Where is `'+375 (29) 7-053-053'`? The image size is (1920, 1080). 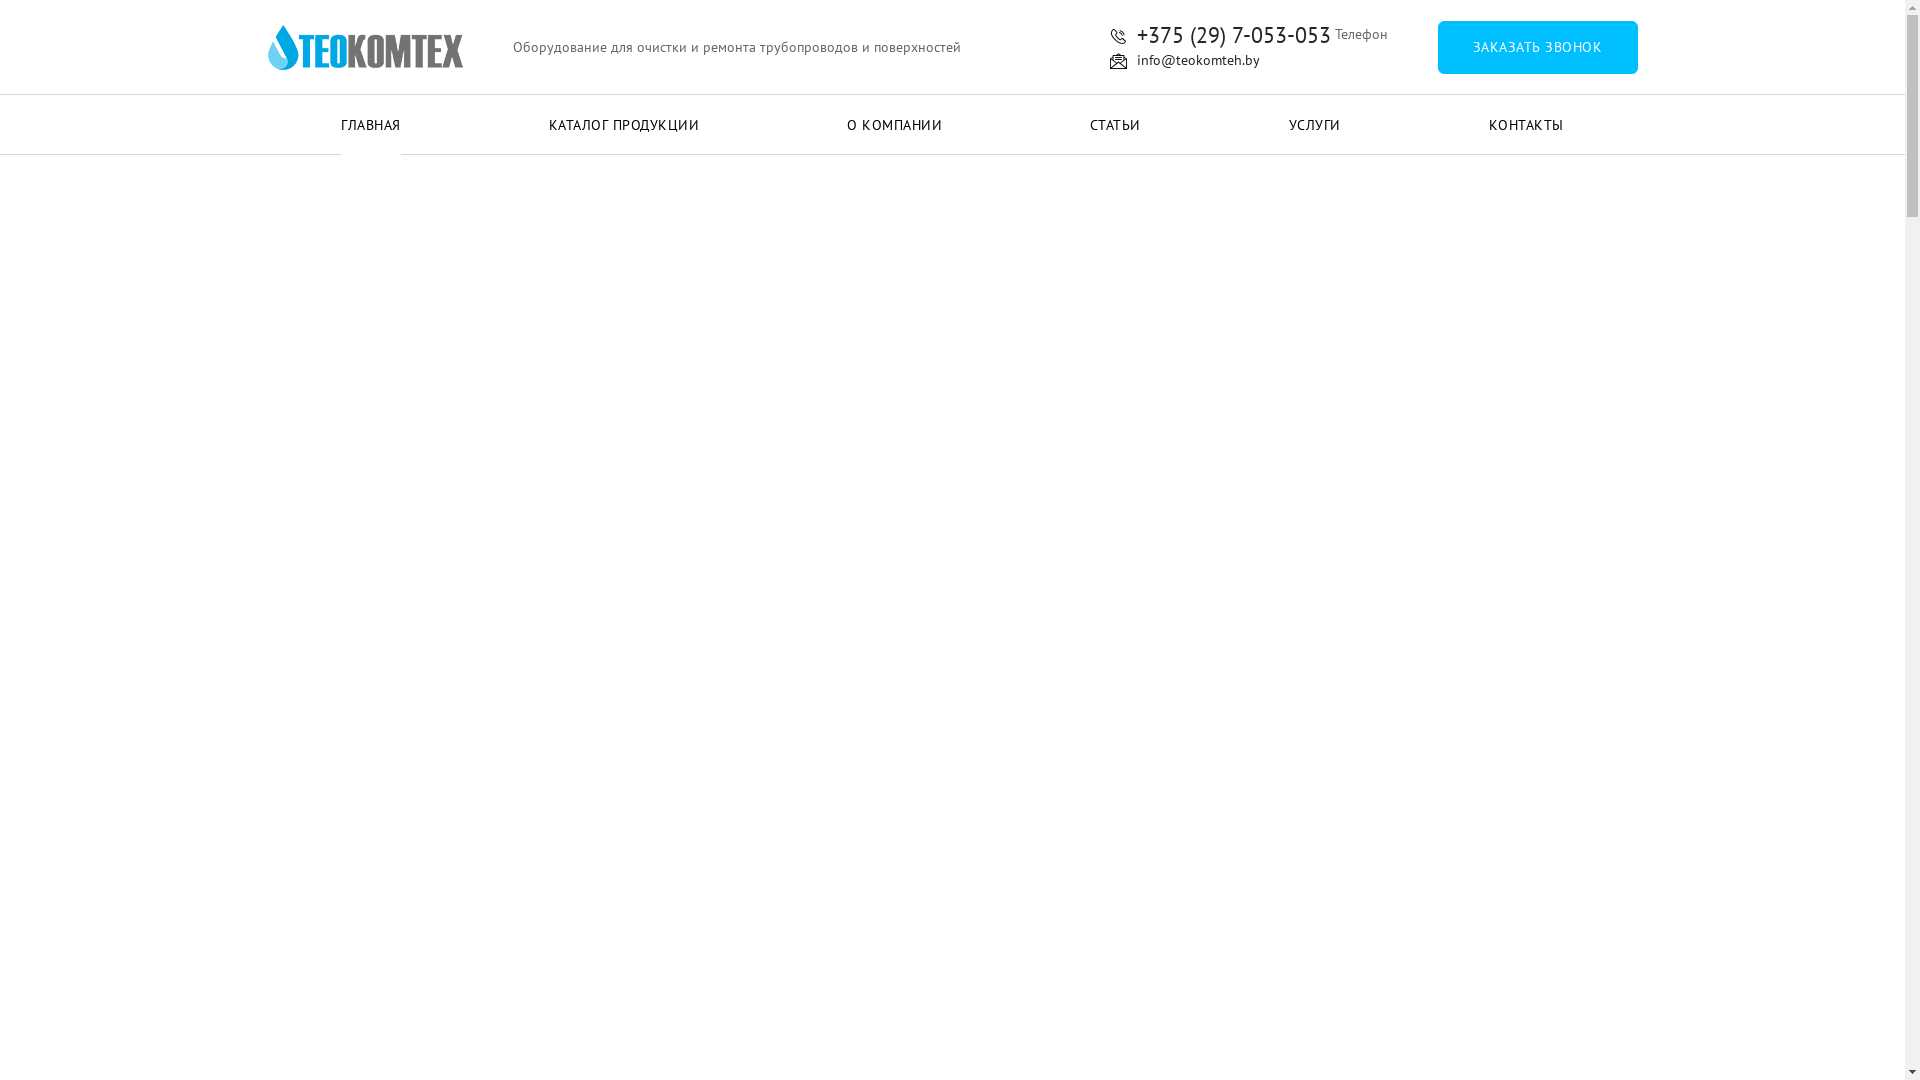
'+375 (29) 7-053-053' is located at coordinates (1219, 35).